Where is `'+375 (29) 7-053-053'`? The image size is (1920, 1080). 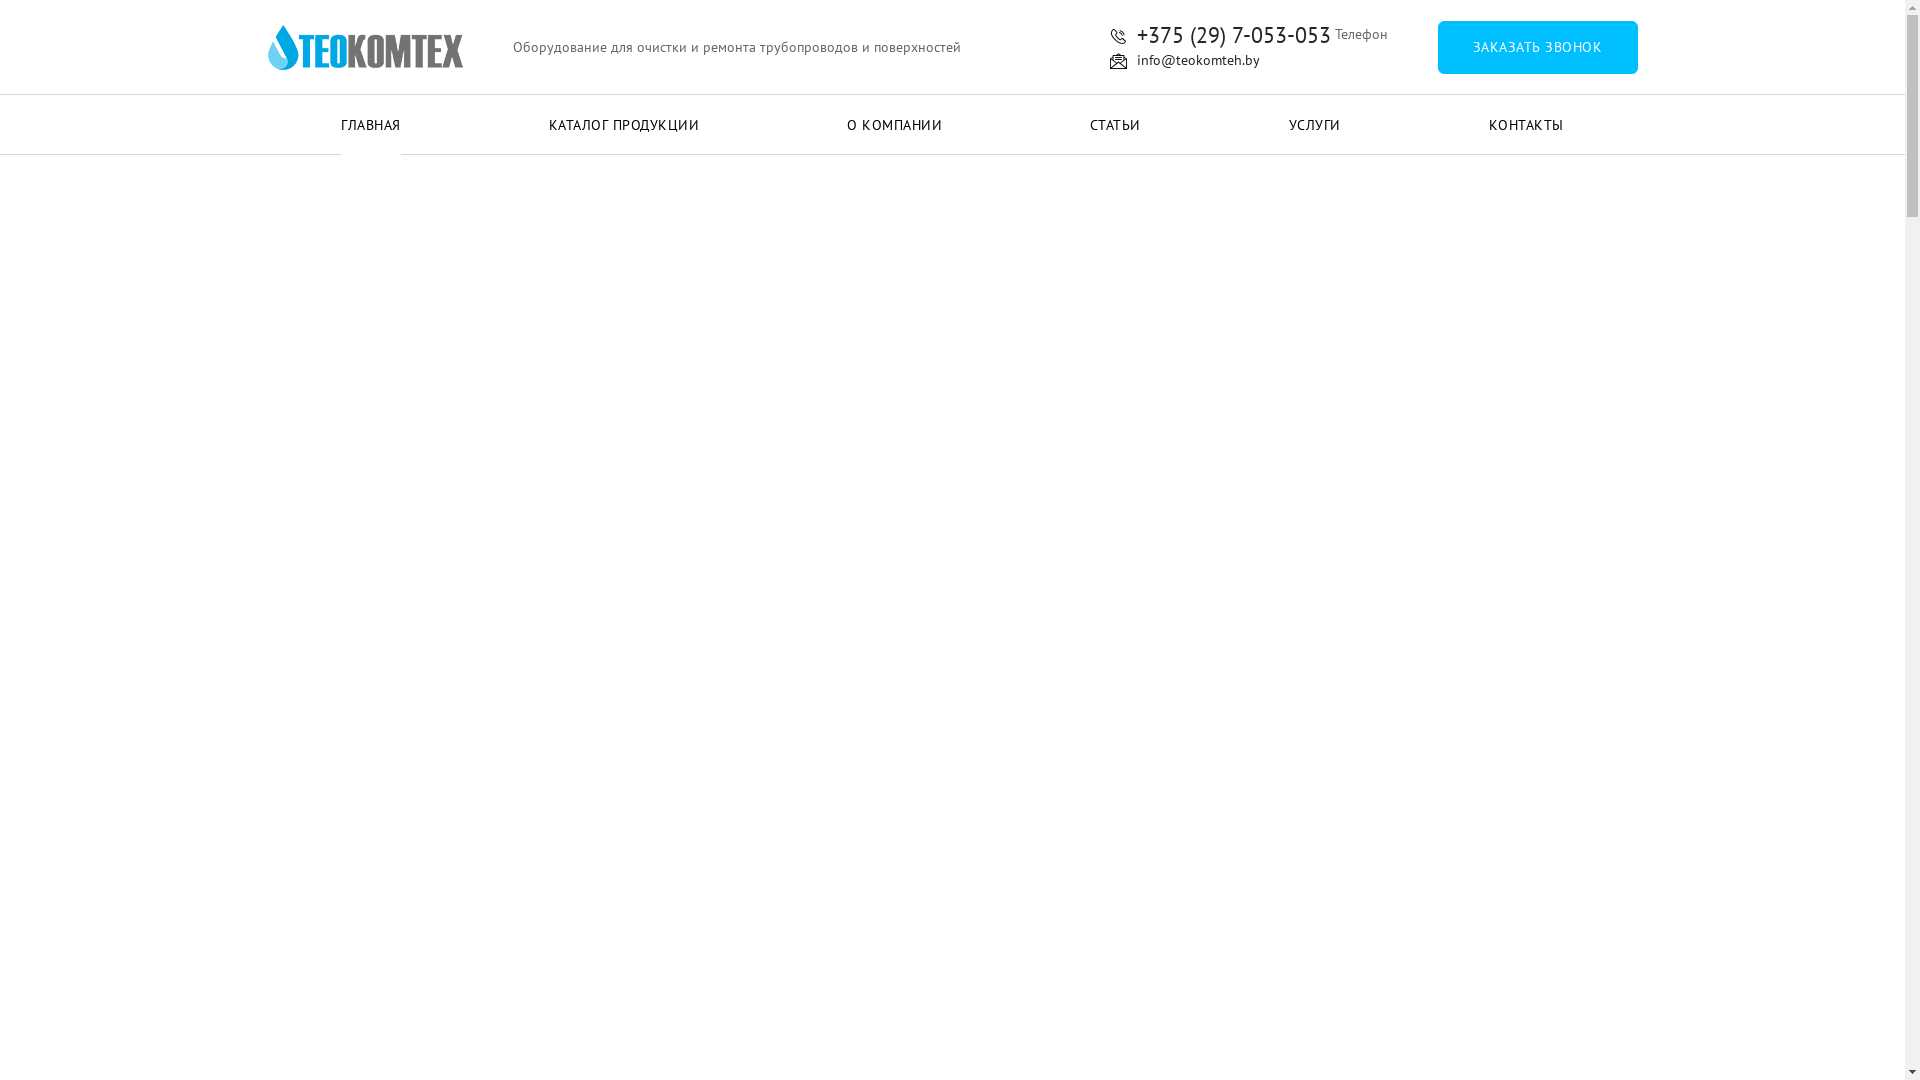
'+375 (29) 7-053-053' is located at coordinates (1219, 35).